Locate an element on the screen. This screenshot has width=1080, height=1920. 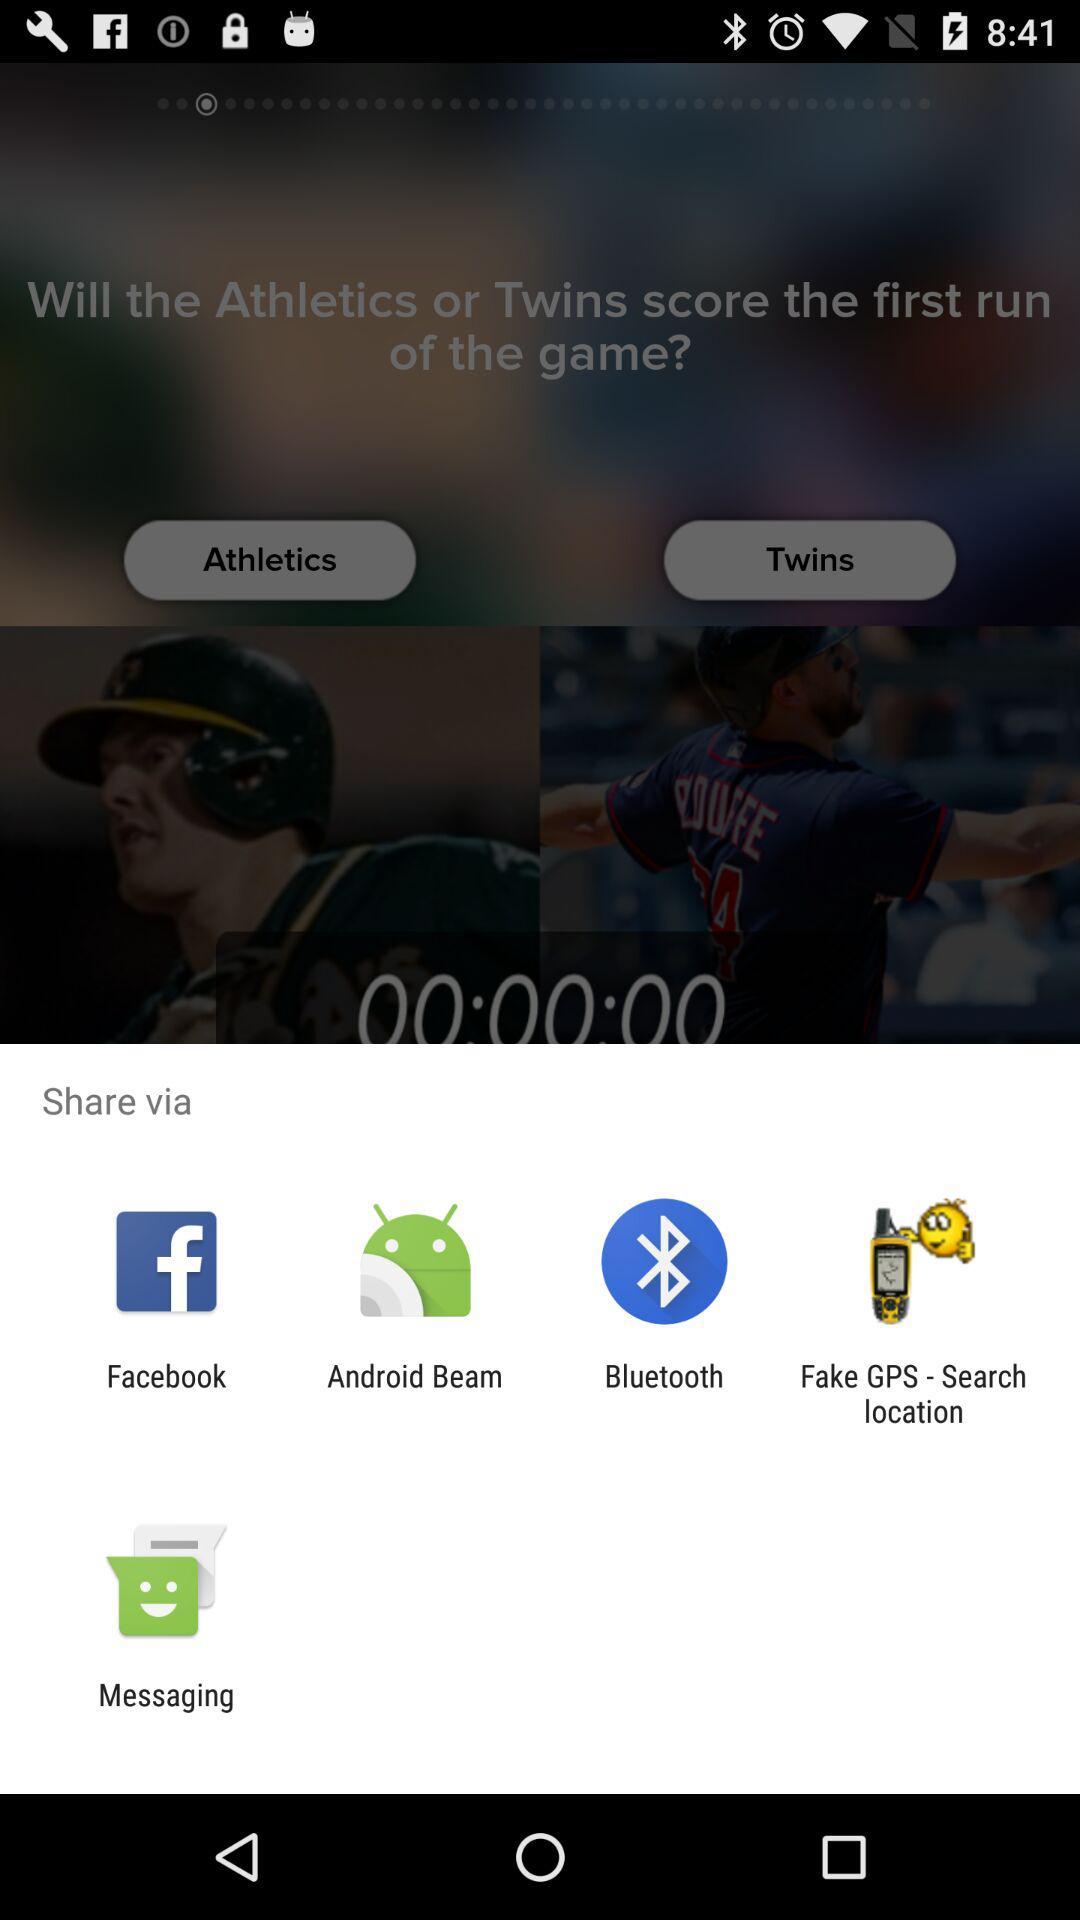
the fake gps search icon is located at coordinates (913, 1392).